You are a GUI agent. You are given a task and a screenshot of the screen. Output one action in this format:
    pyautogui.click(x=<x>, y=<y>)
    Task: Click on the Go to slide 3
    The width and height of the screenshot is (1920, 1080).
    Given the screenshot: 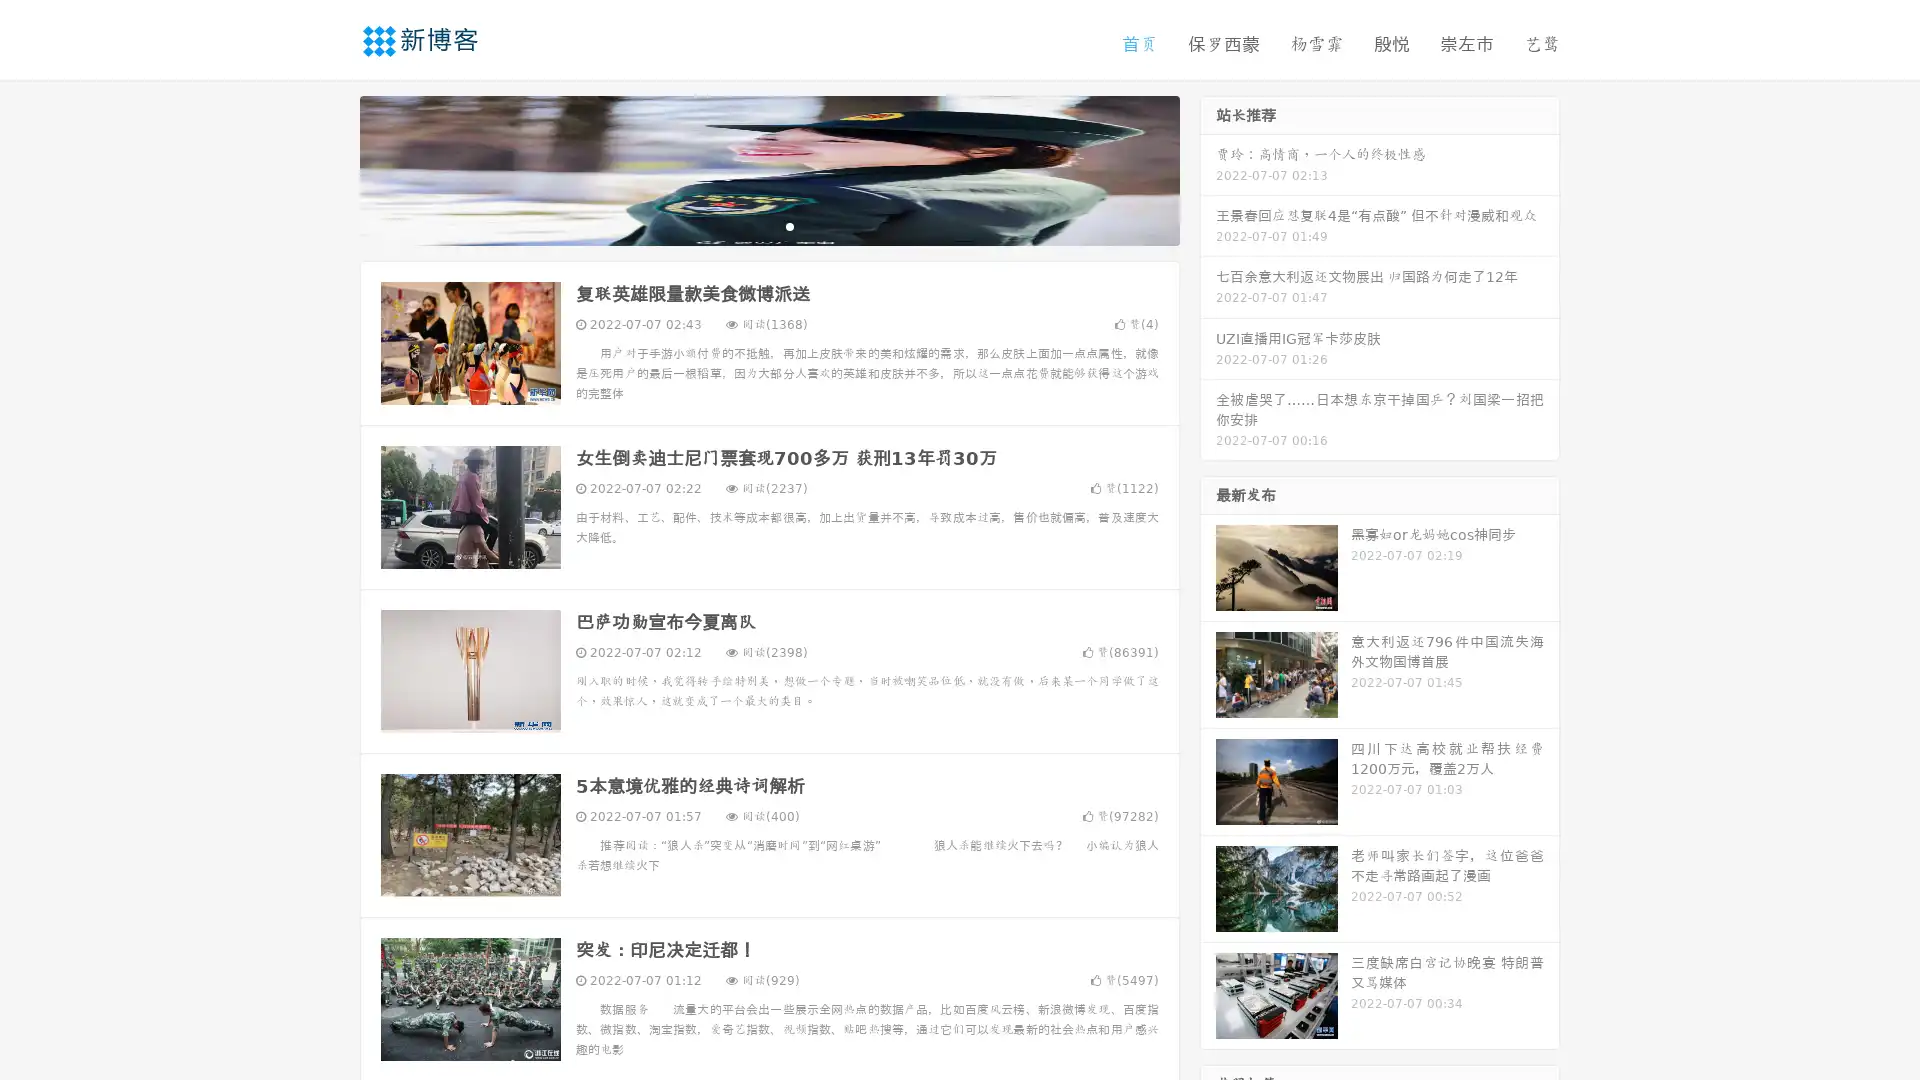 What is the action you would take?
    pyautogui.click(x=789, y=225)
    